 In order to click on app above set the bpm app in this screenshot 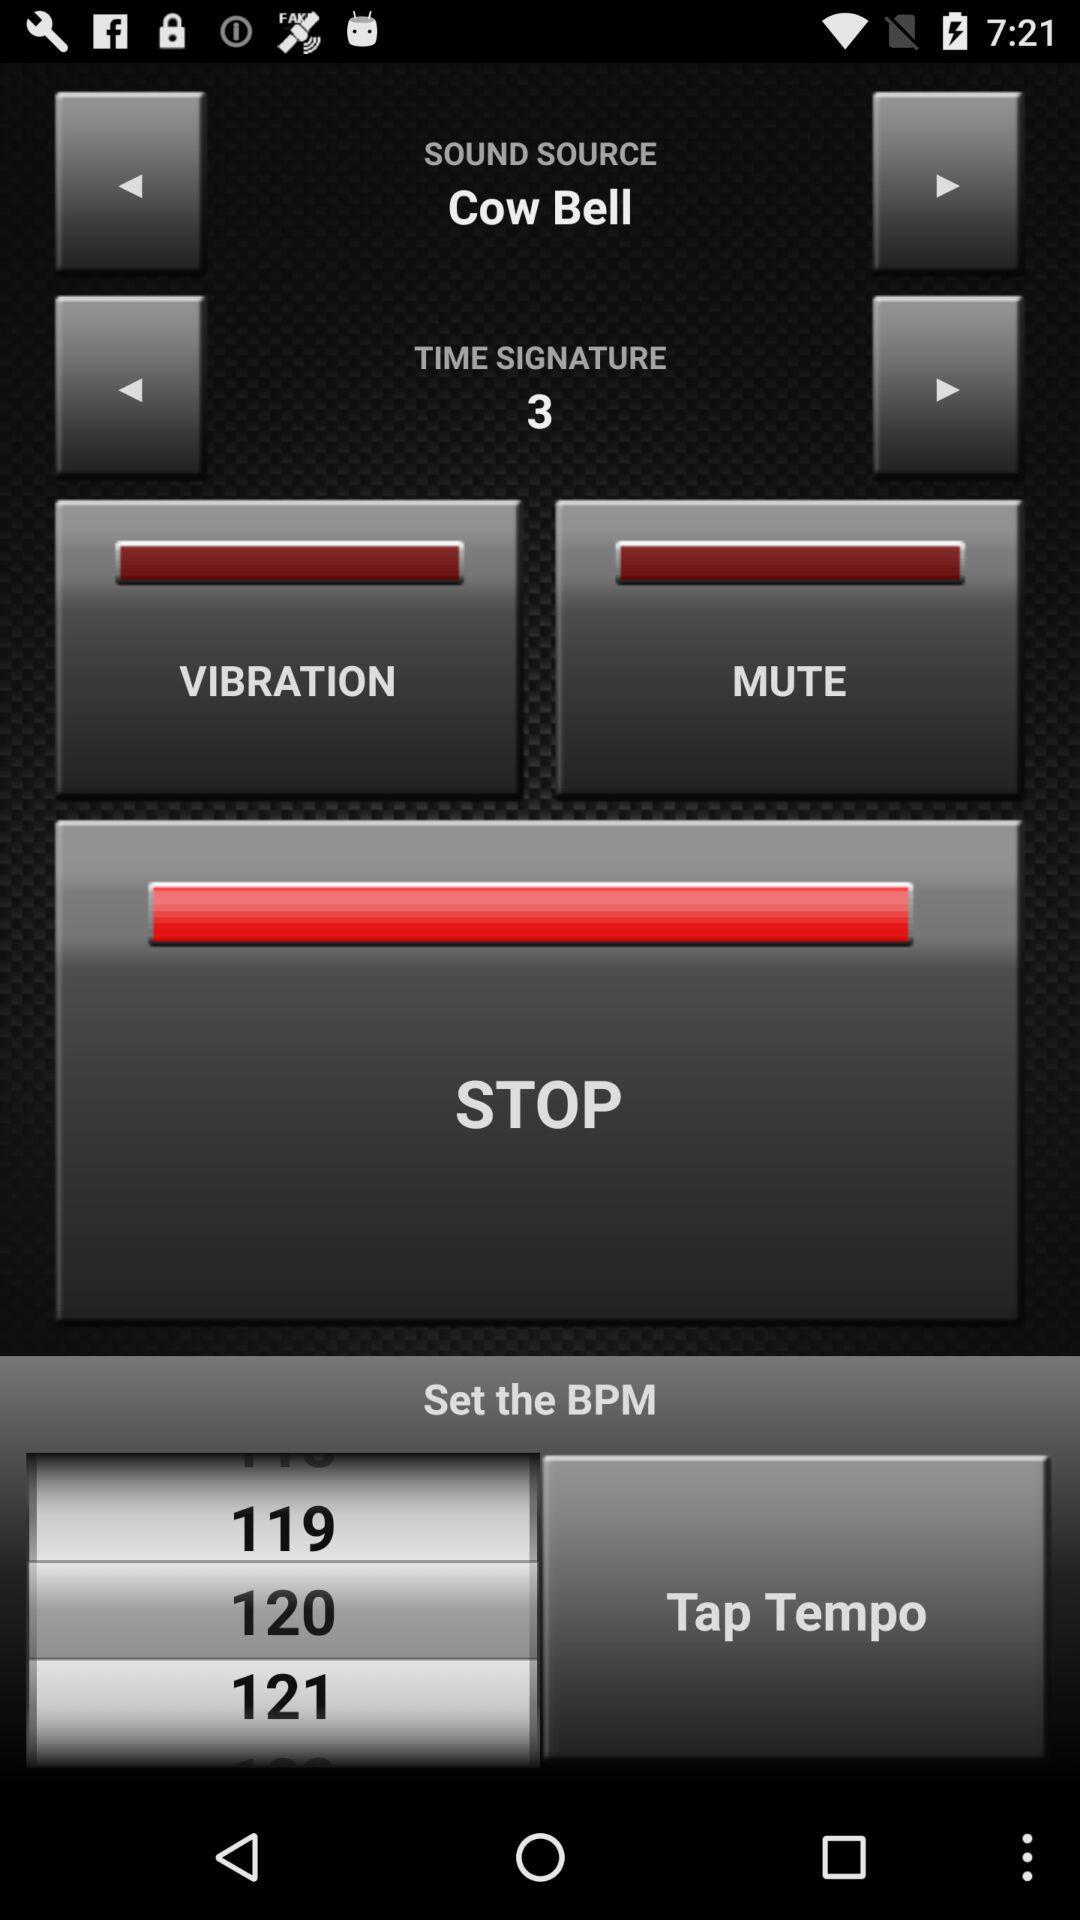, I will do `click(540, 1072)`.